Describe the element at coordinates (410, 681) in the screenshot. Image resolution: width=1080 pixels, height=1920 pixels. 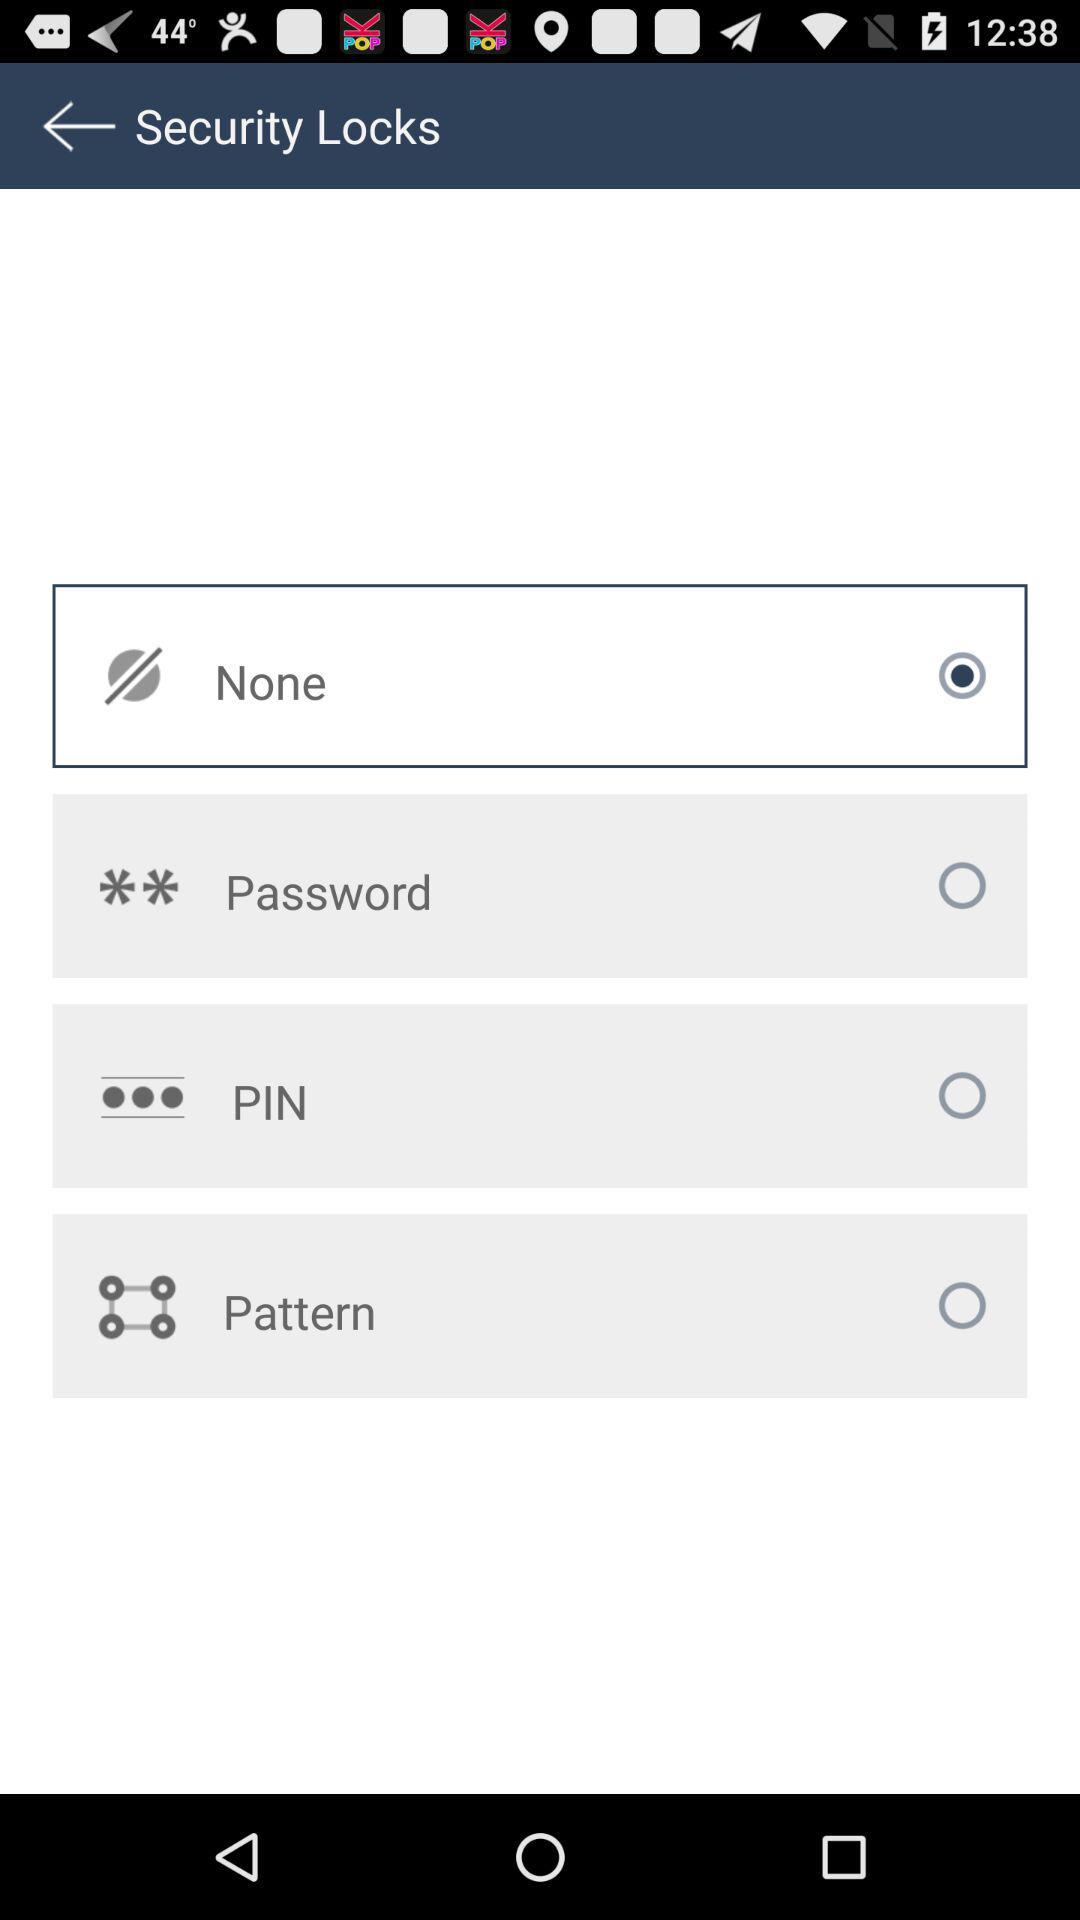
I see `the none` at that location.